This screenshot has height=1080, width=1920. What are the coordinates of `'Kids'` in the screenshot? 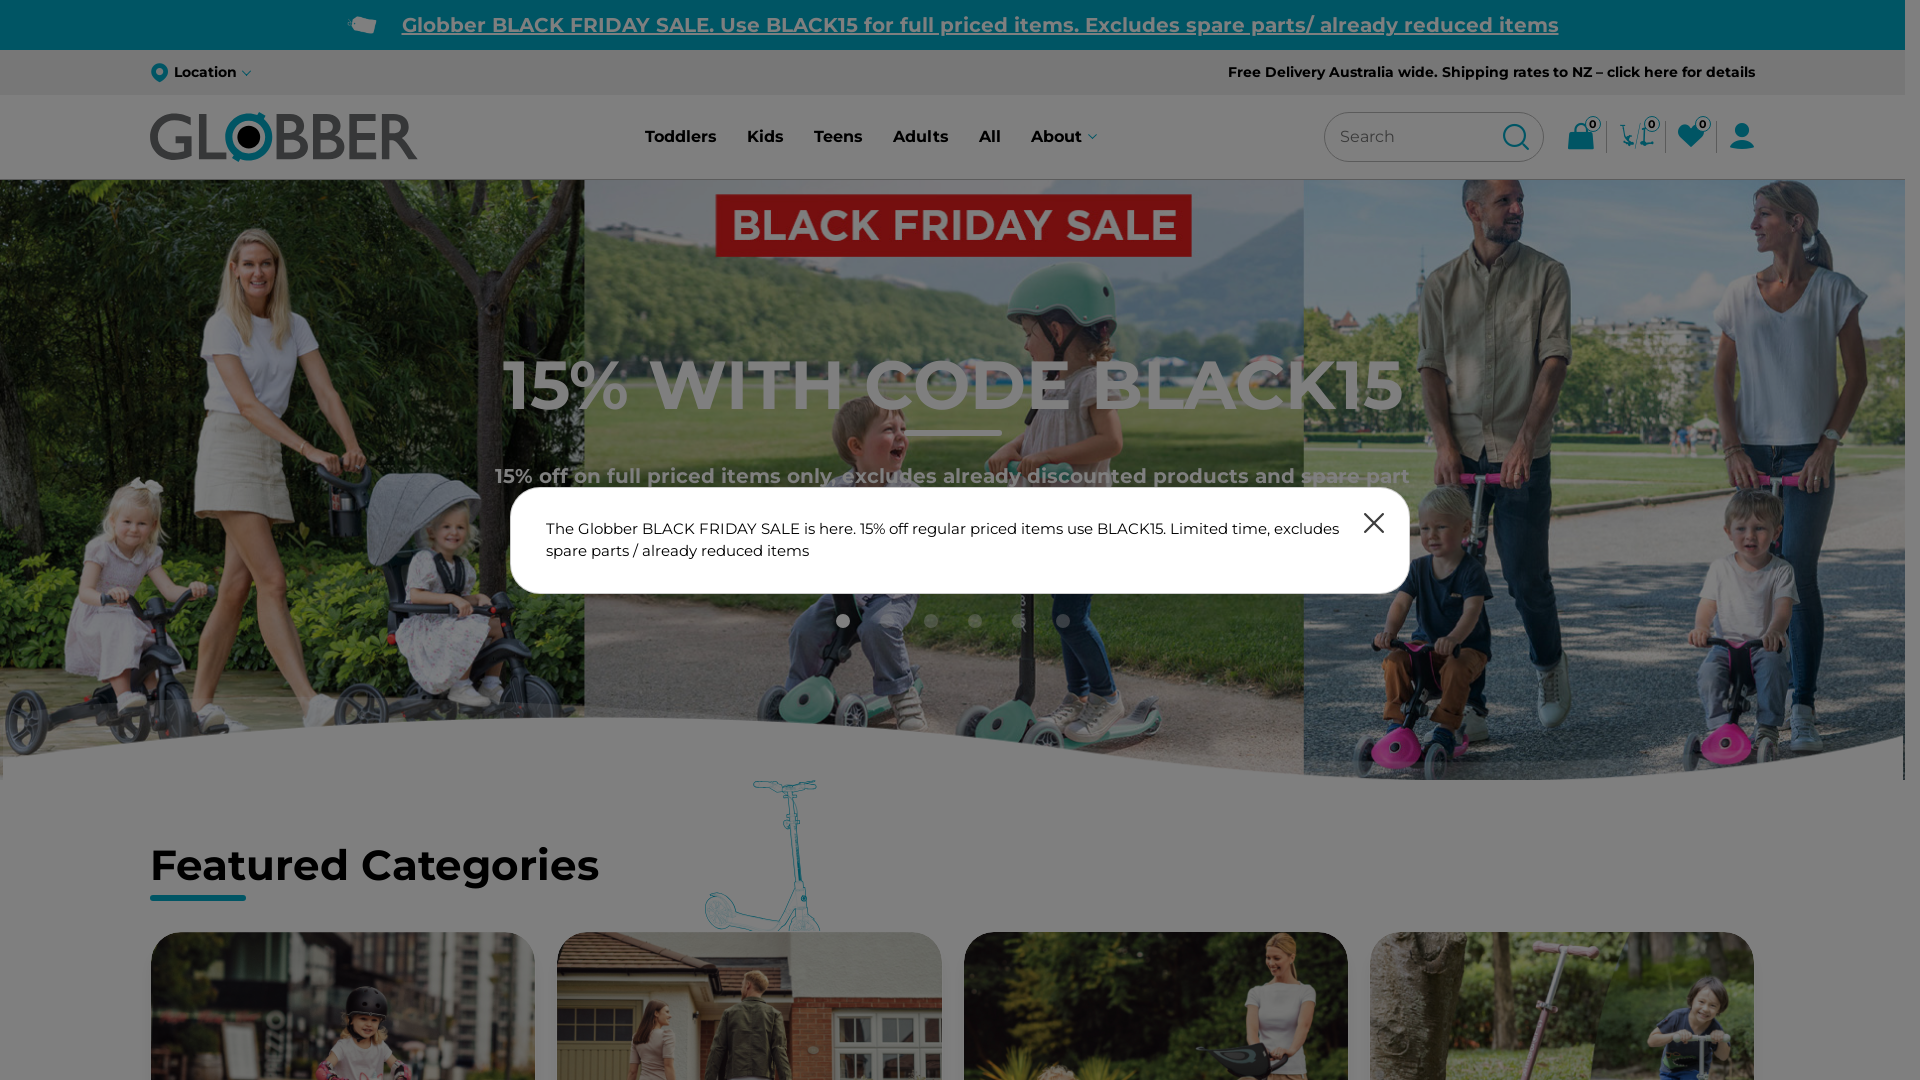 It's located at (746, 136).